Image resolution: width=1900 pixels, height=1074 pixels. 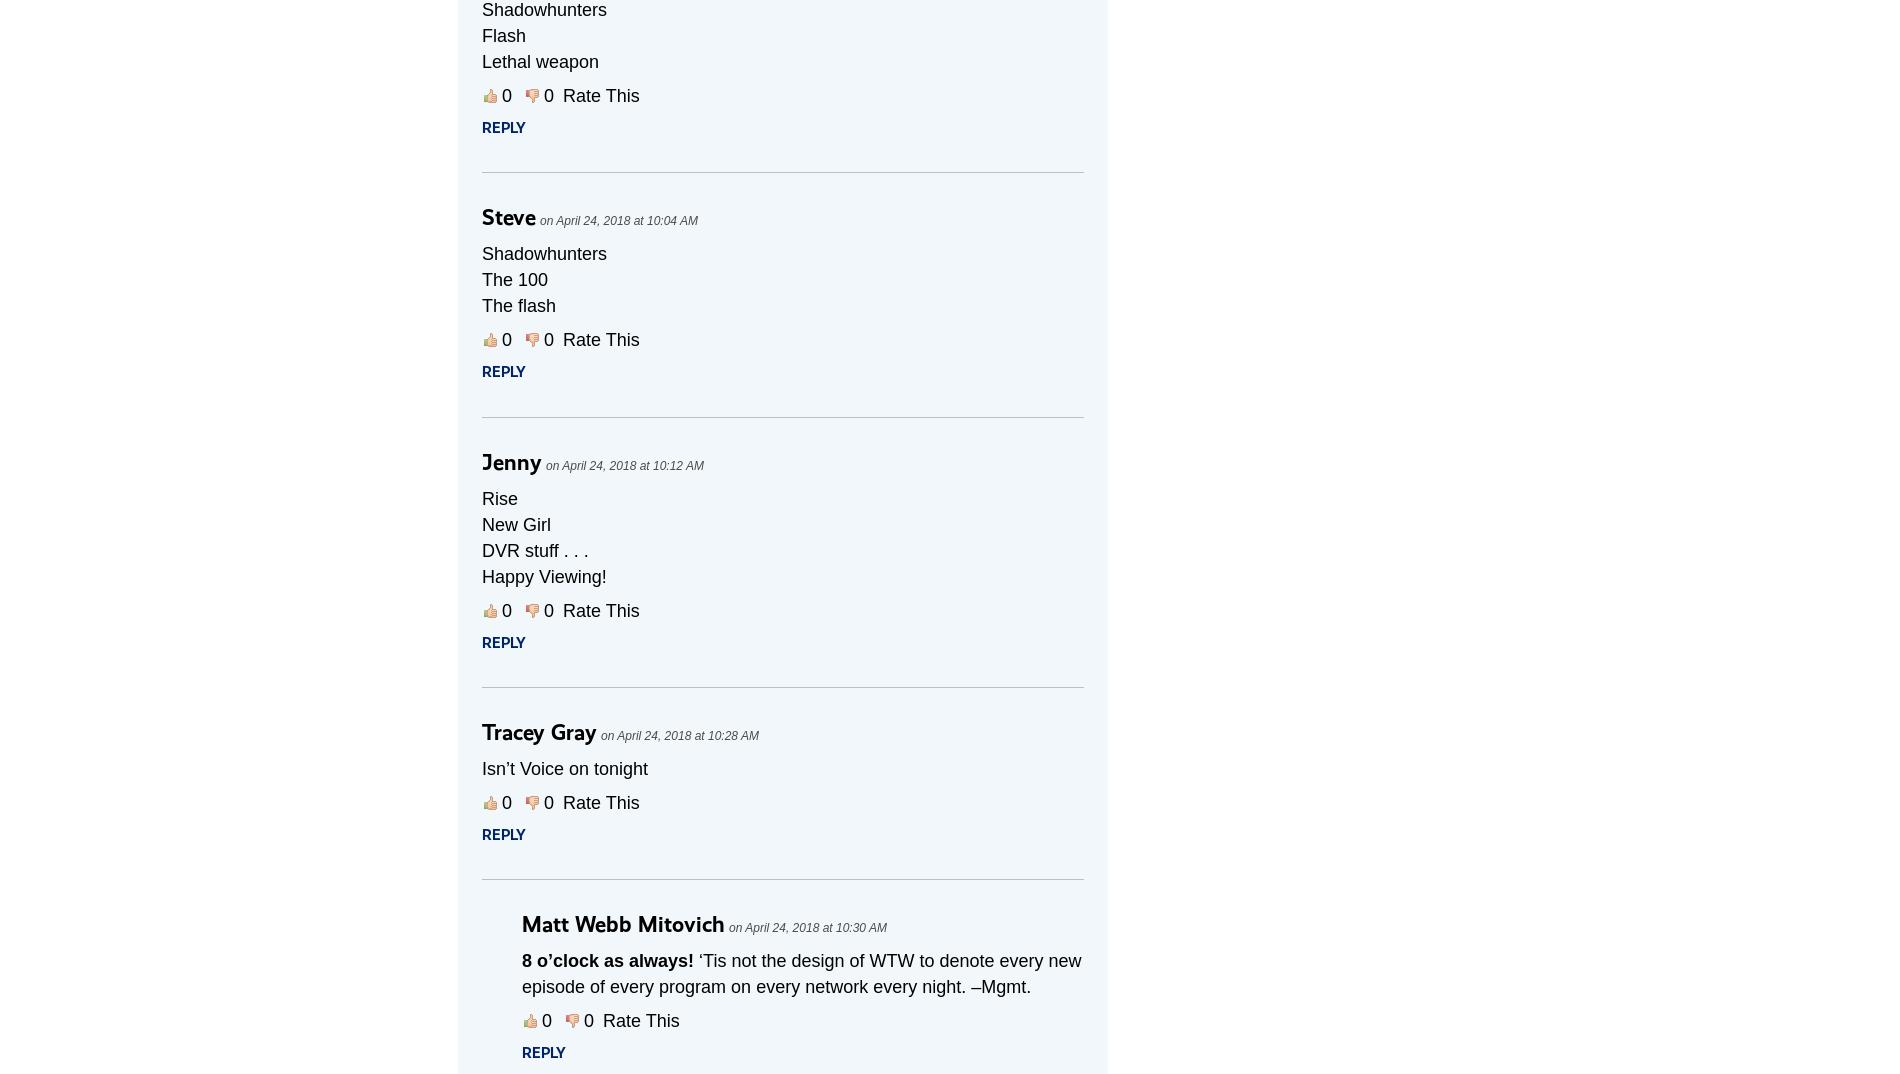 What do you see at coordinates (509, 216) in the screenshot?
I see `'Steve'` at bounding box center [509, 216].